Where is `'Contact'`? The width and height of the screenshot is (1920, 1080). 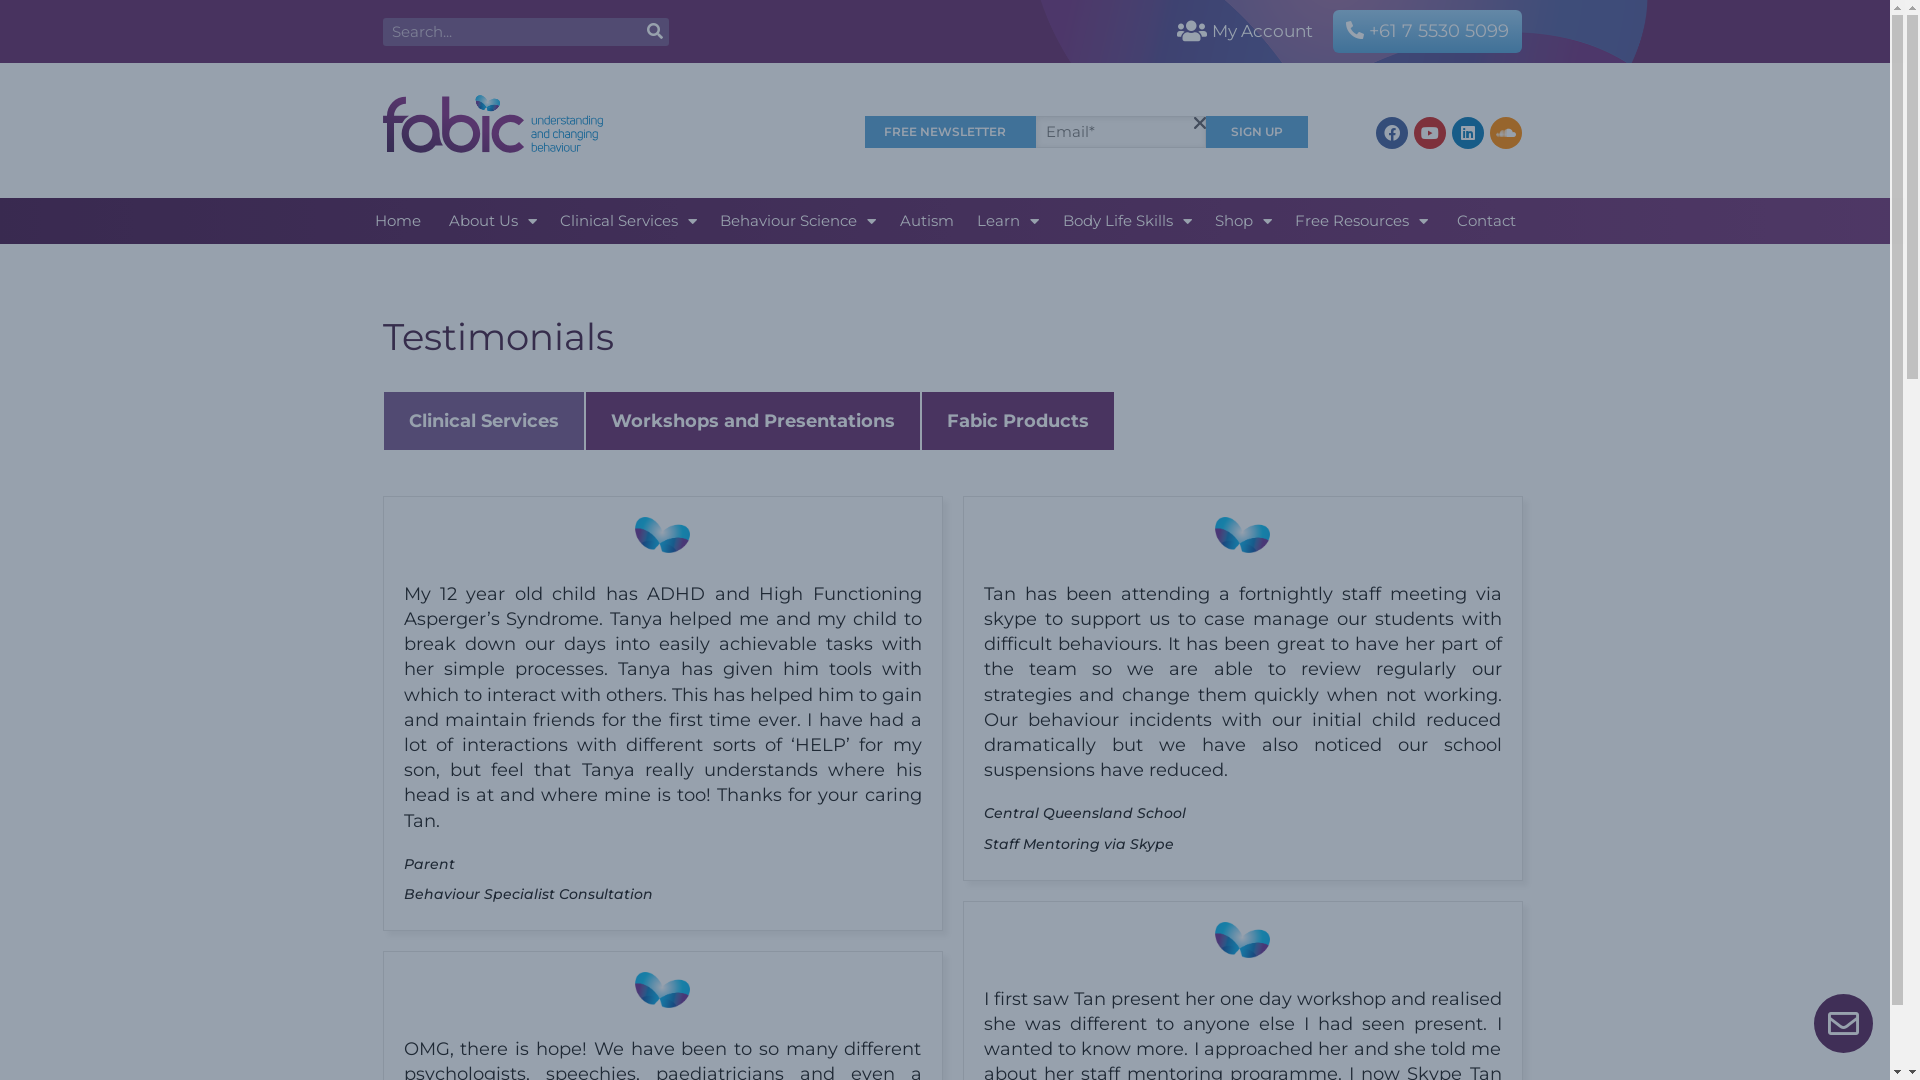 'Contact' is located at coordinates (1481, 220).